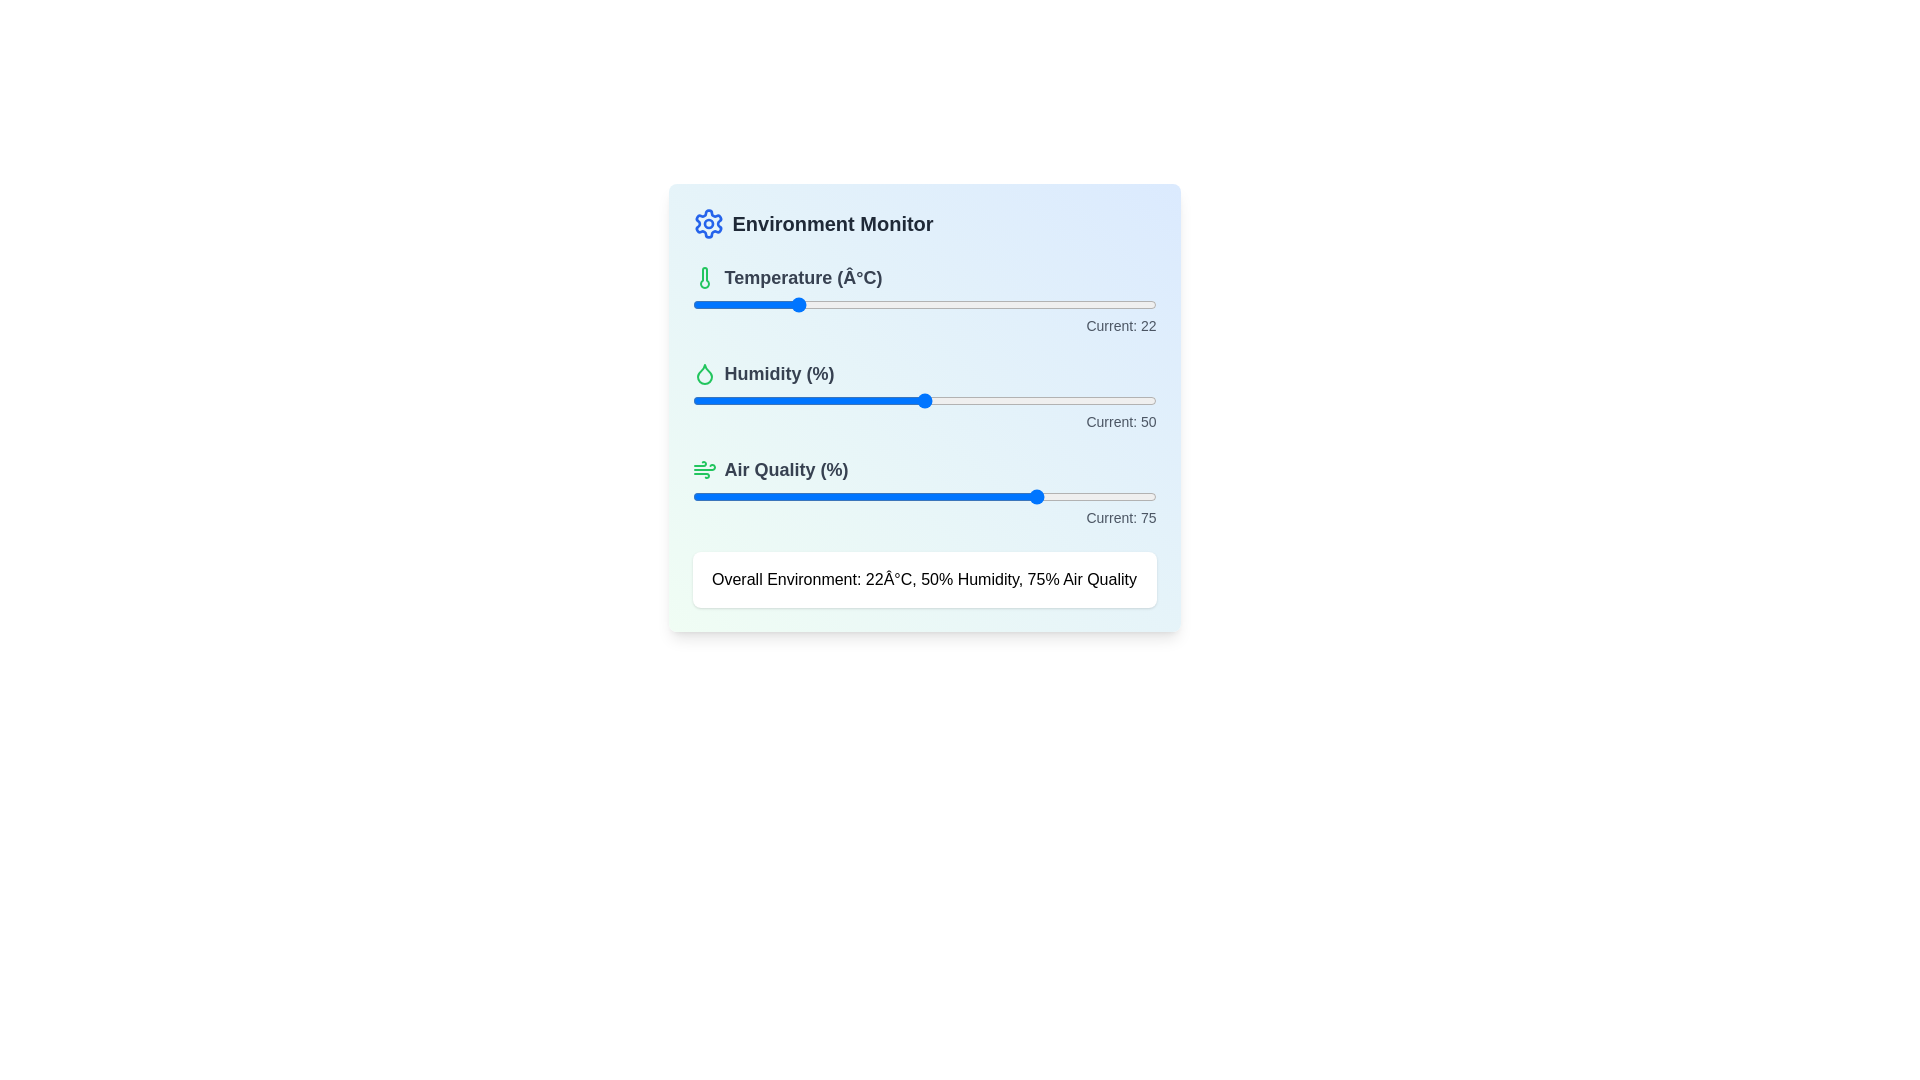  What do you see at coordinates (886, 304) in the screenshot?
I see `the temperature slider to set the temperature to 42 degrees Celsius` at bounding box center [886, 304].